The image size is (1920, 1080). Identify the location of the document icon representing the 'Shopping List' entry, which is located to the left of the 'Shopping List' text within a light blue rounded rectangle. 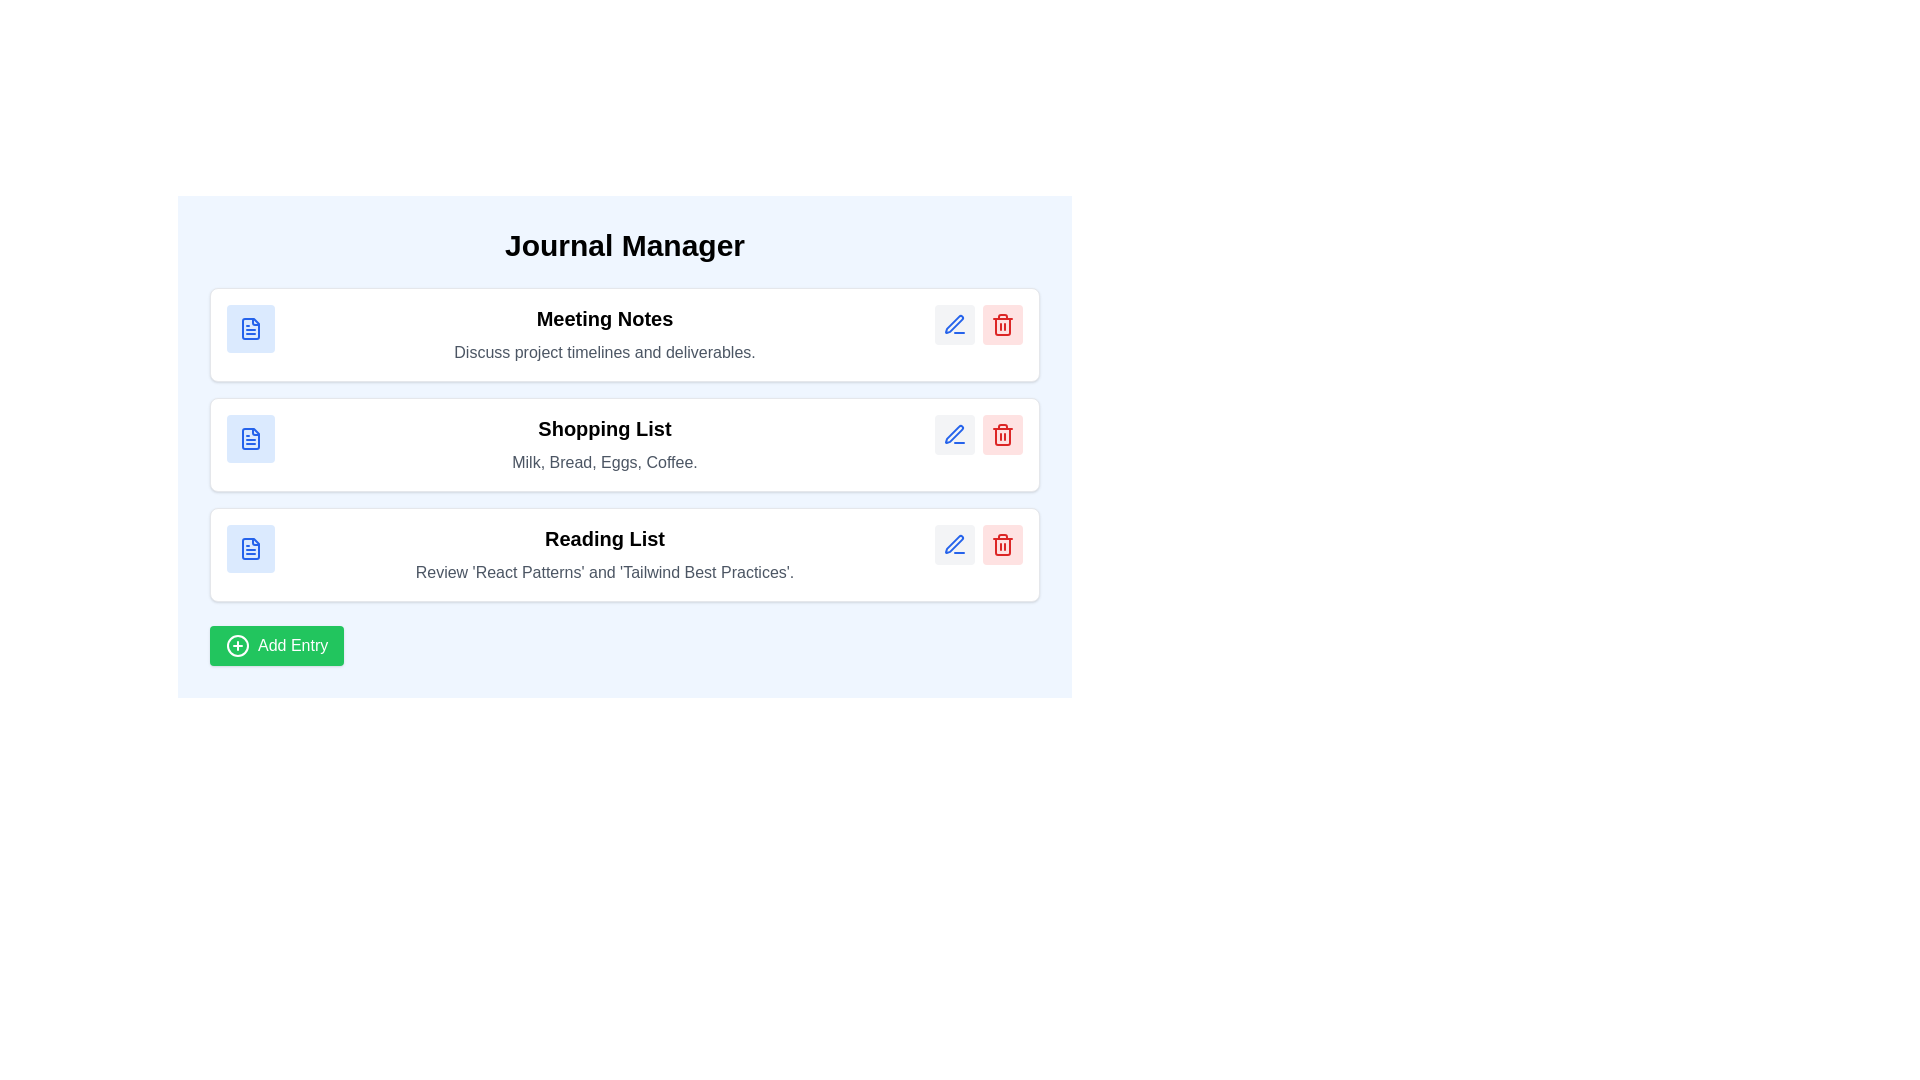
(249, 438).